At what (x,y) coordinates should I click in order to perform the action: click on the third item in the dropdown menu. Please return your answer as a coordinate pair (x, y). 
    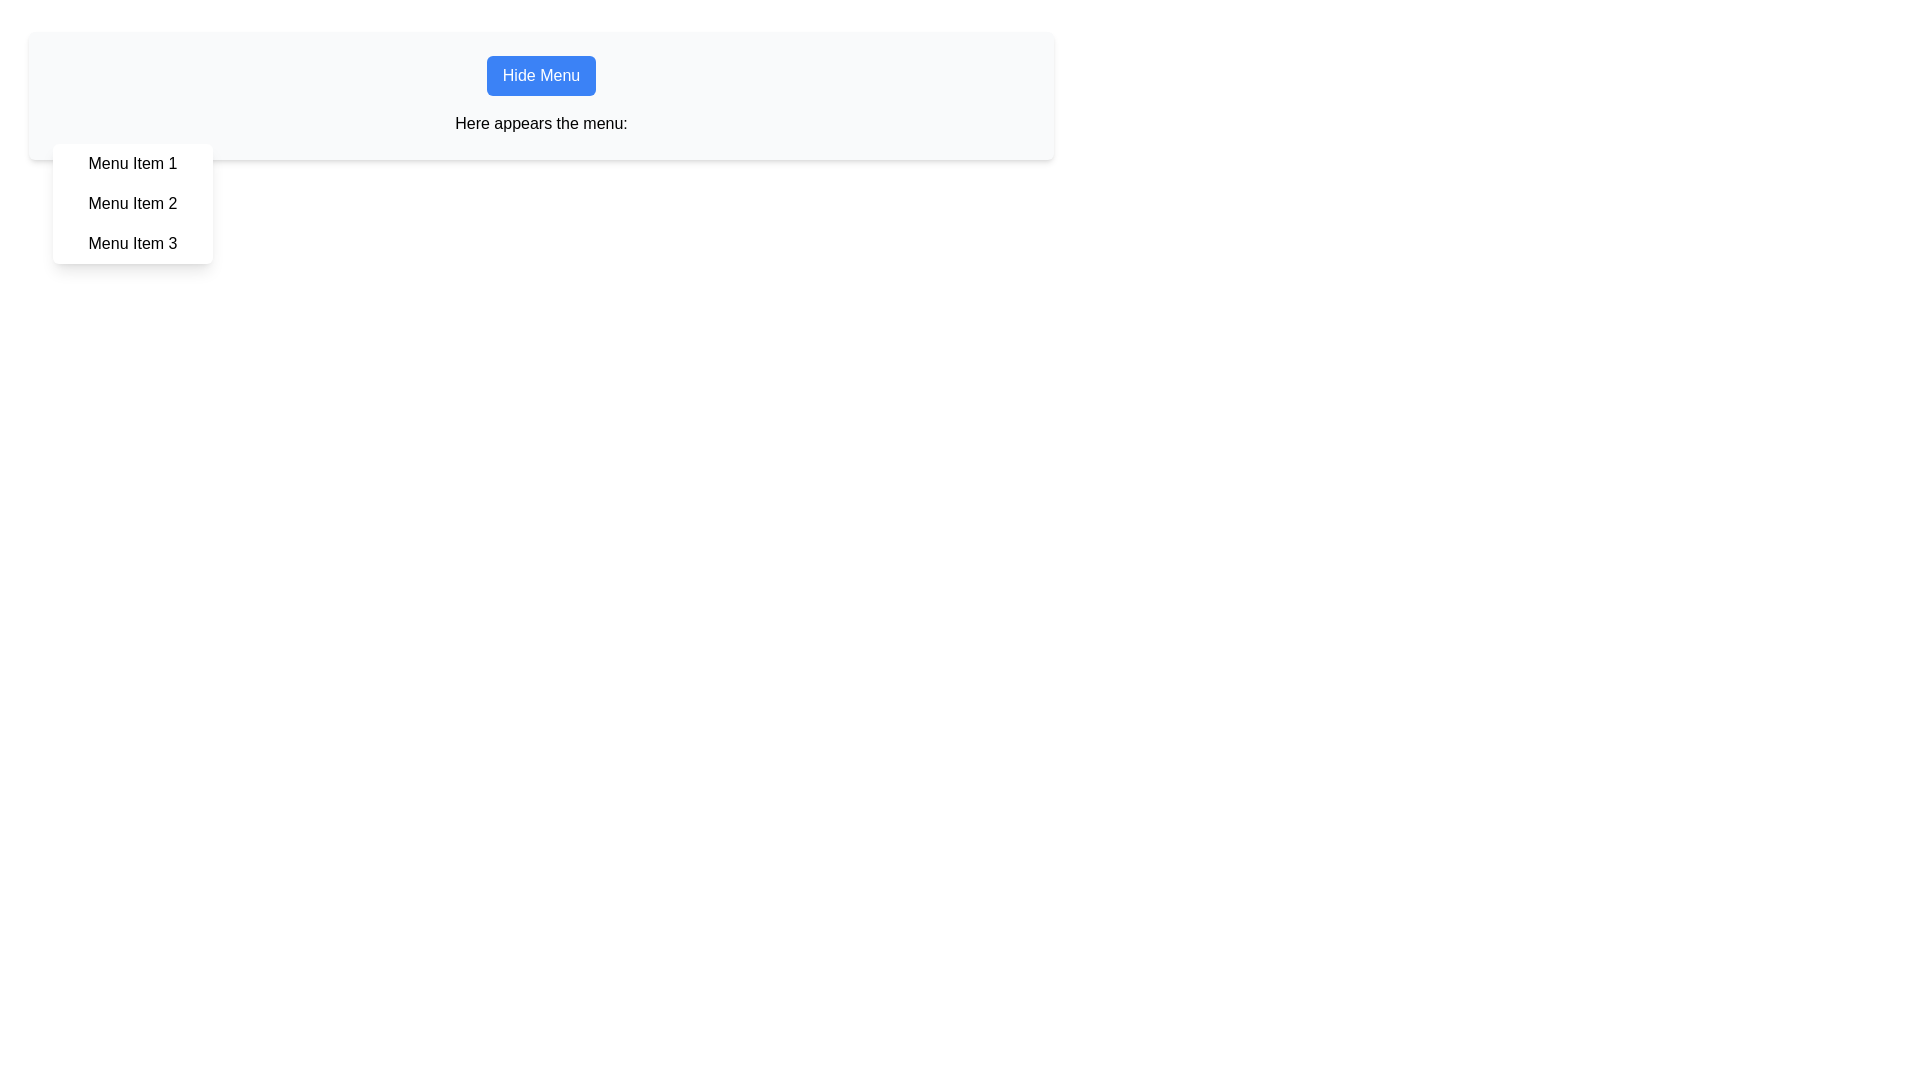
    Looking at the image, I should click on (132, 242).